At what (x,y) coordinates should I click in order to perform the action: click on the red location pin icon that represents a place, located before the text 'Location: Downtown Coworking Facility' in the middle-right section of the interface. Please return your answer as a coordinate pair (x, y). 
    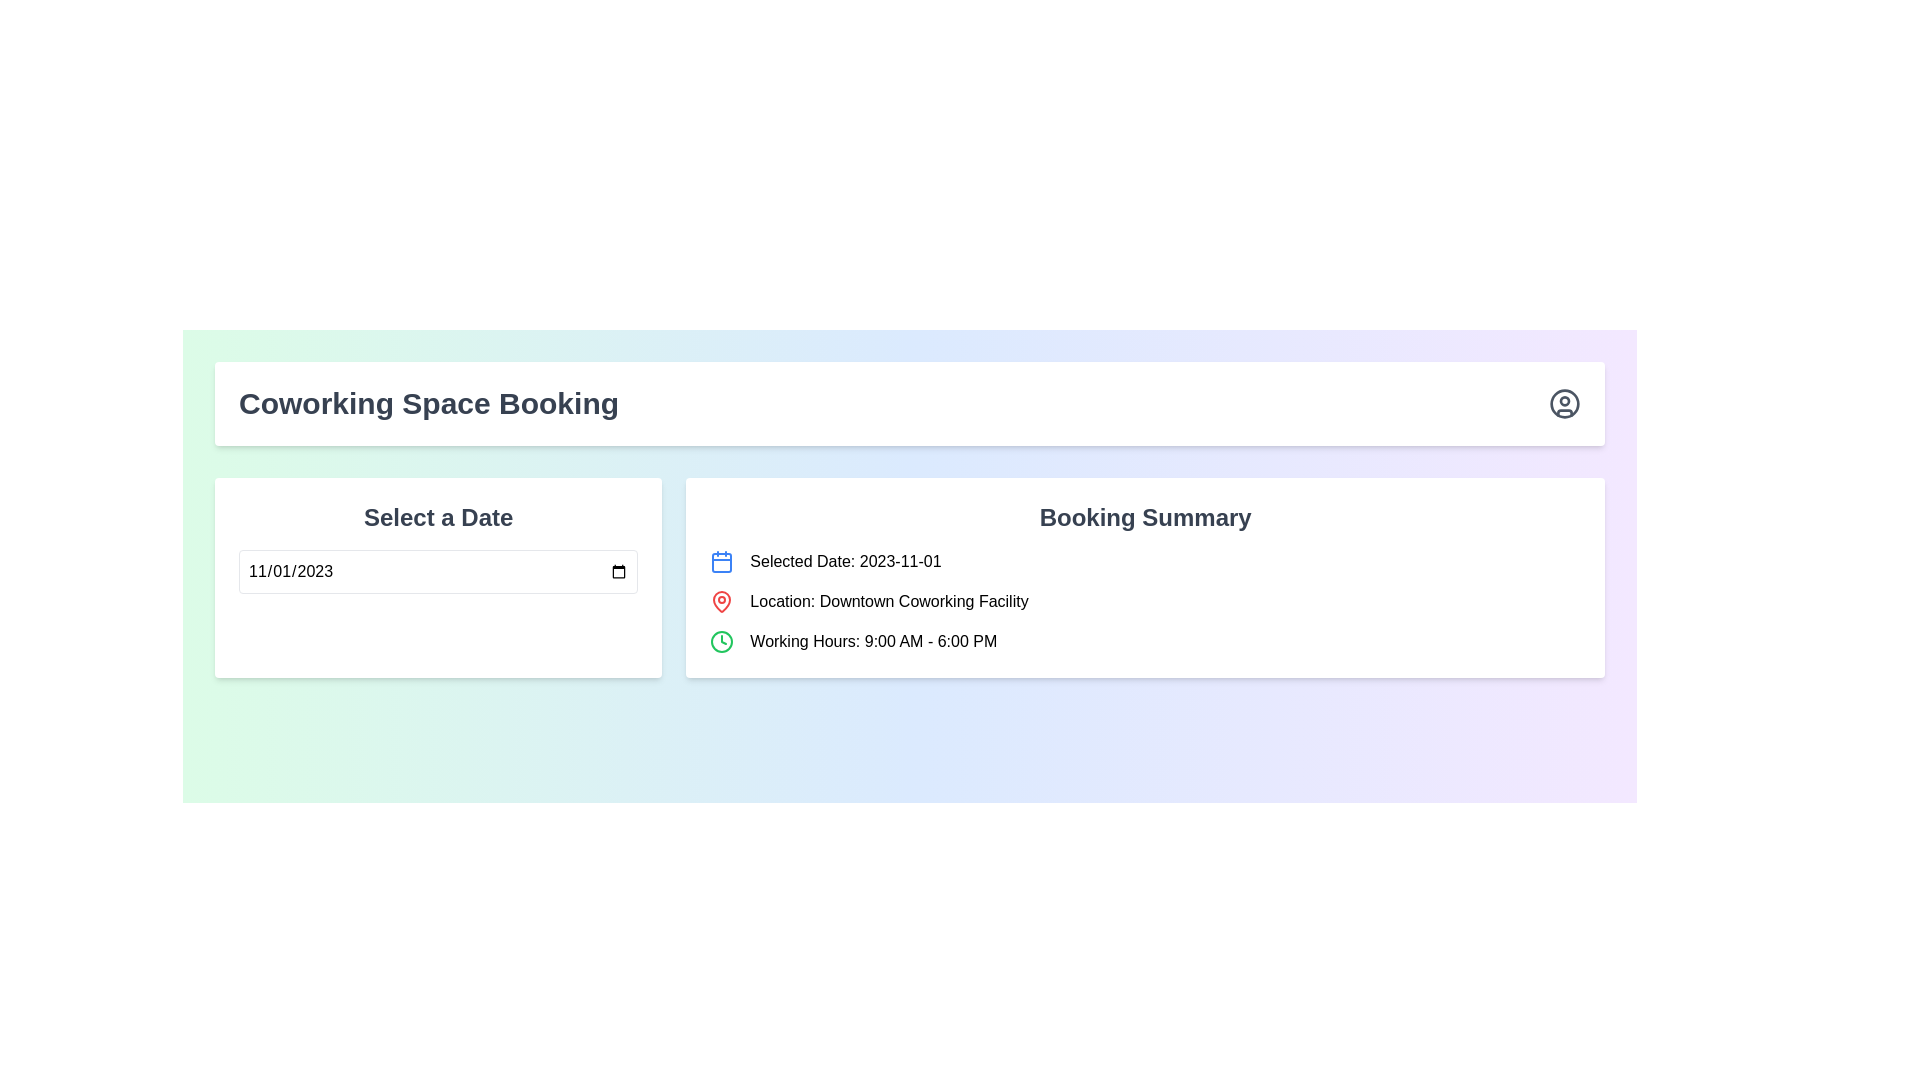
    Looking at the image, I should click on (721, 600).